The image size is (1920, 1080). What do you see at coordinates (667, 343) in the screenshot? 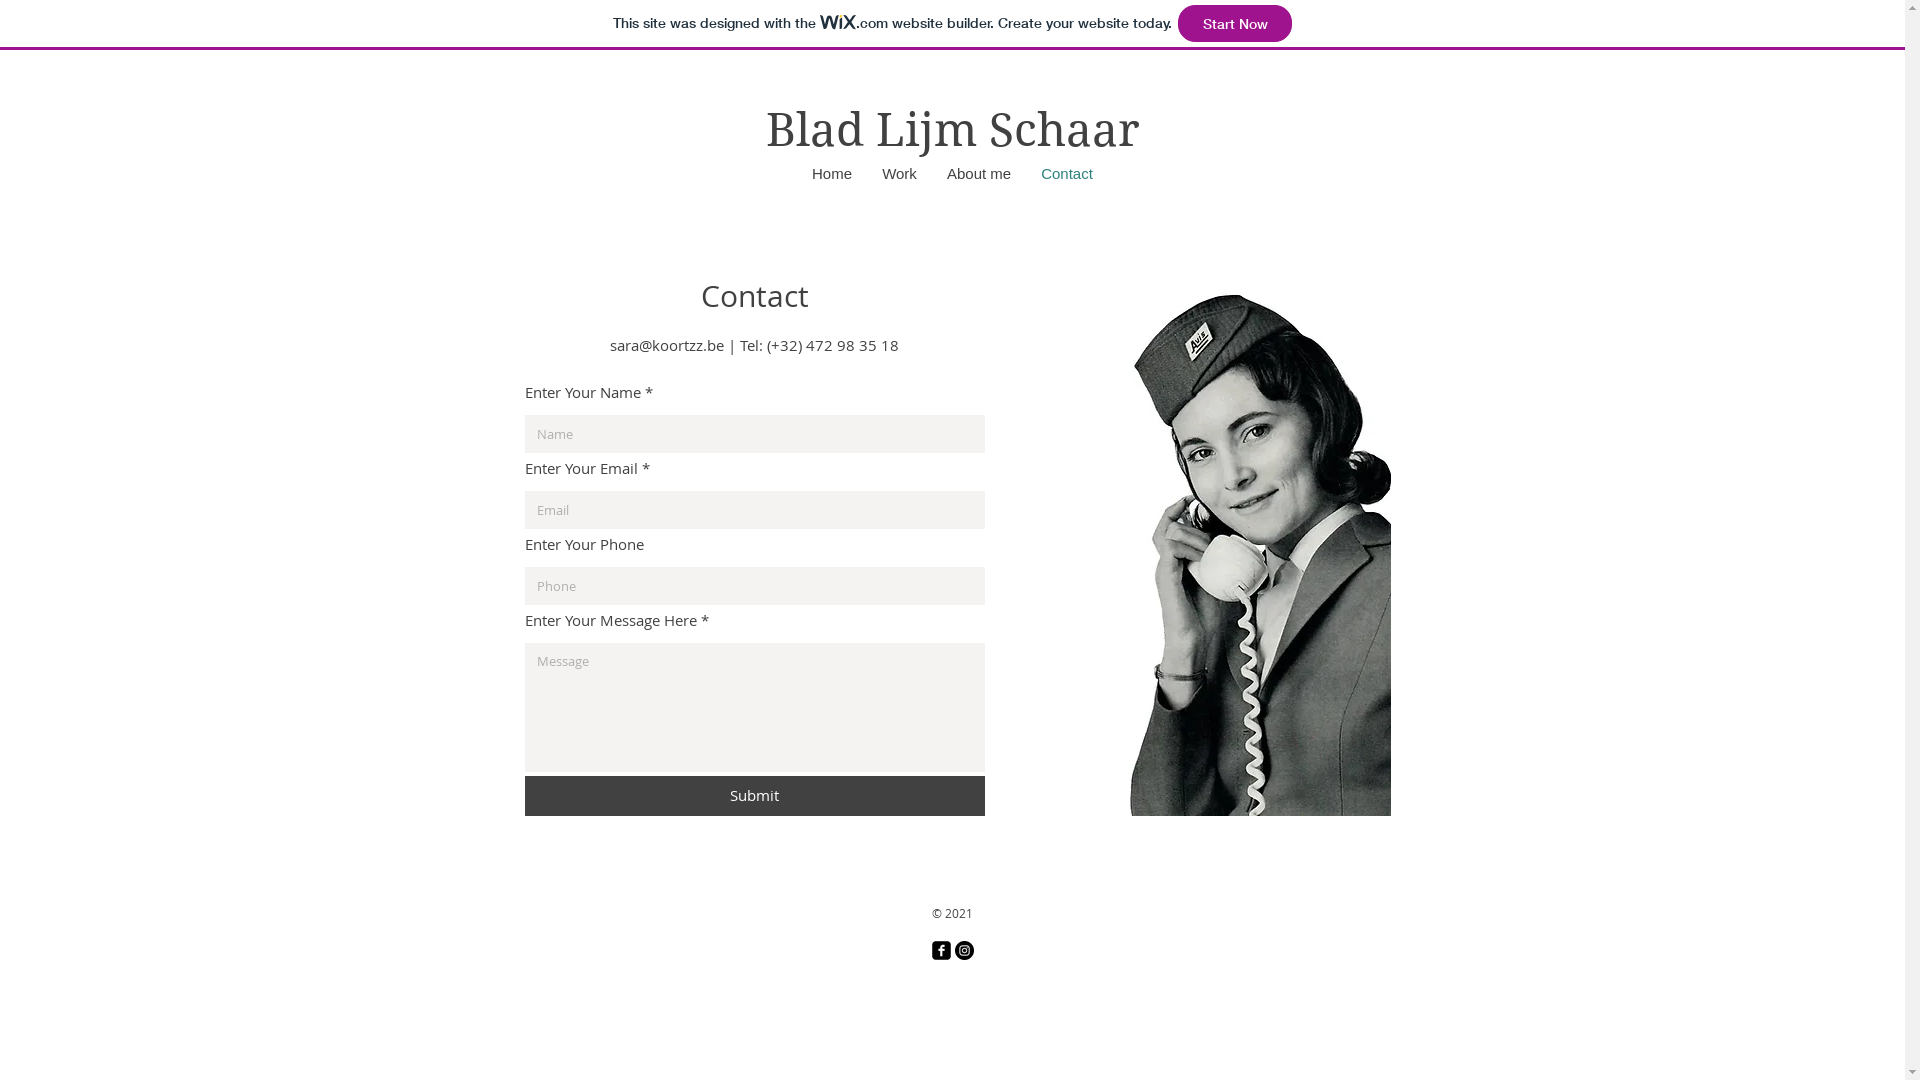
I see `'sara@koortzz.be'` at bounding box center [667, 343].